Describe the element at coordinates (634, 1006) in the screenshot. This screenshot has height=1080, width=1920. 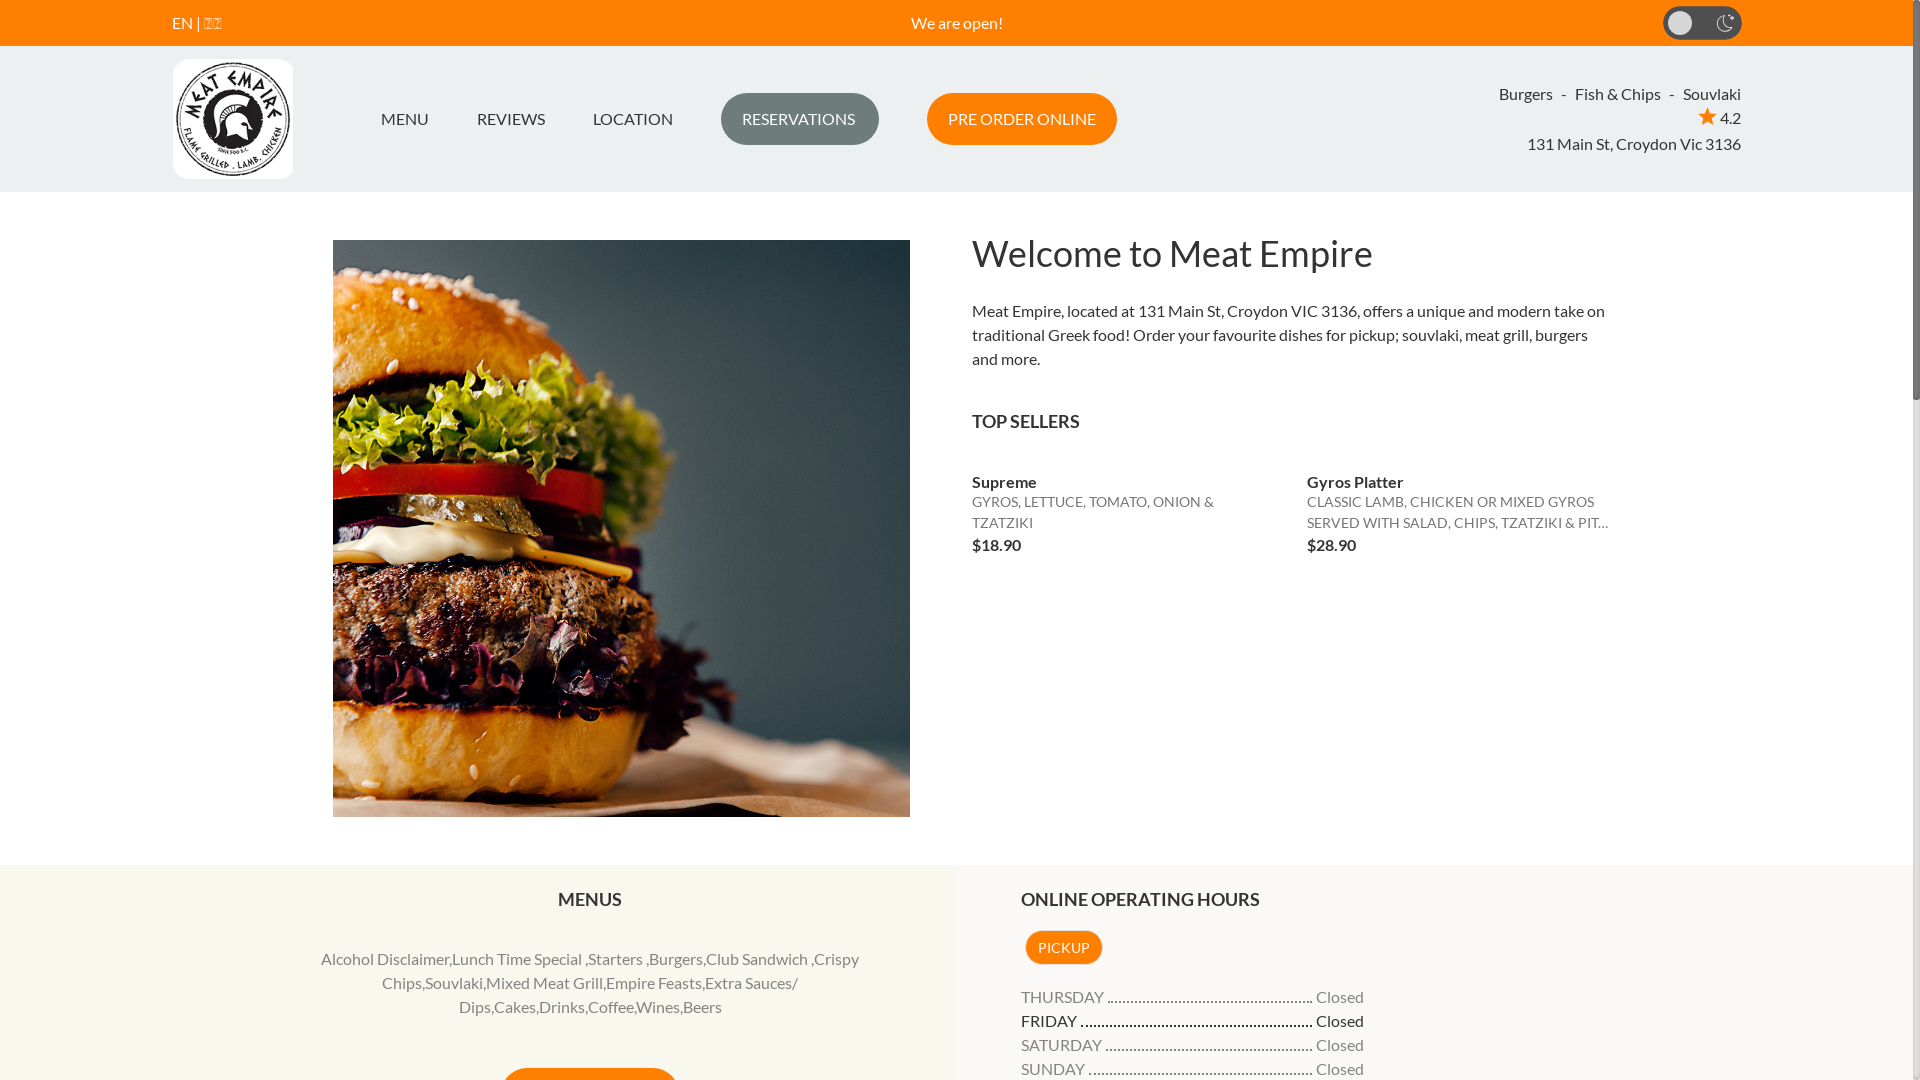
I see `'Wines'` at that location.